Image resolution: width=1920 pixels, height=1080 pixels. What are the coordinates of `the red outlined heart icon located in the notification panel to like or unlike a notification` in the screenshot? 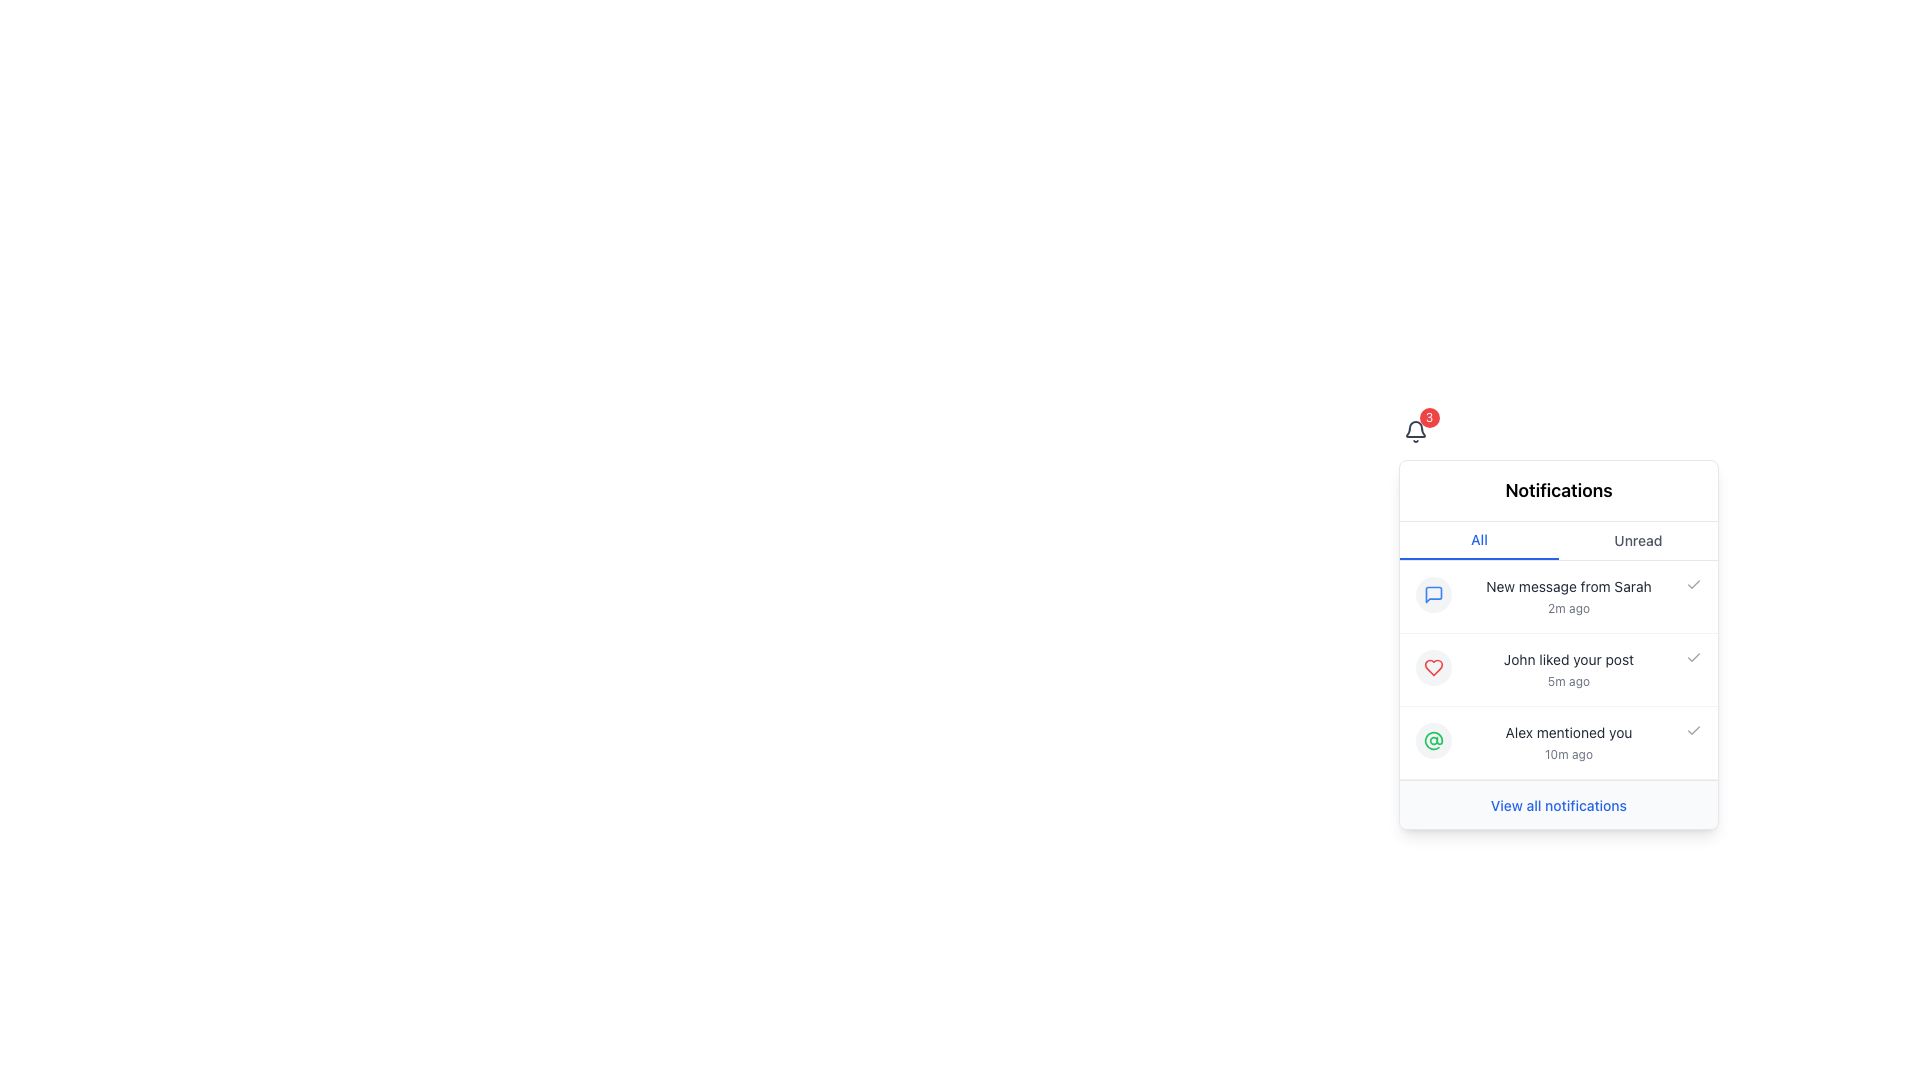 It's located at (1433, 667).